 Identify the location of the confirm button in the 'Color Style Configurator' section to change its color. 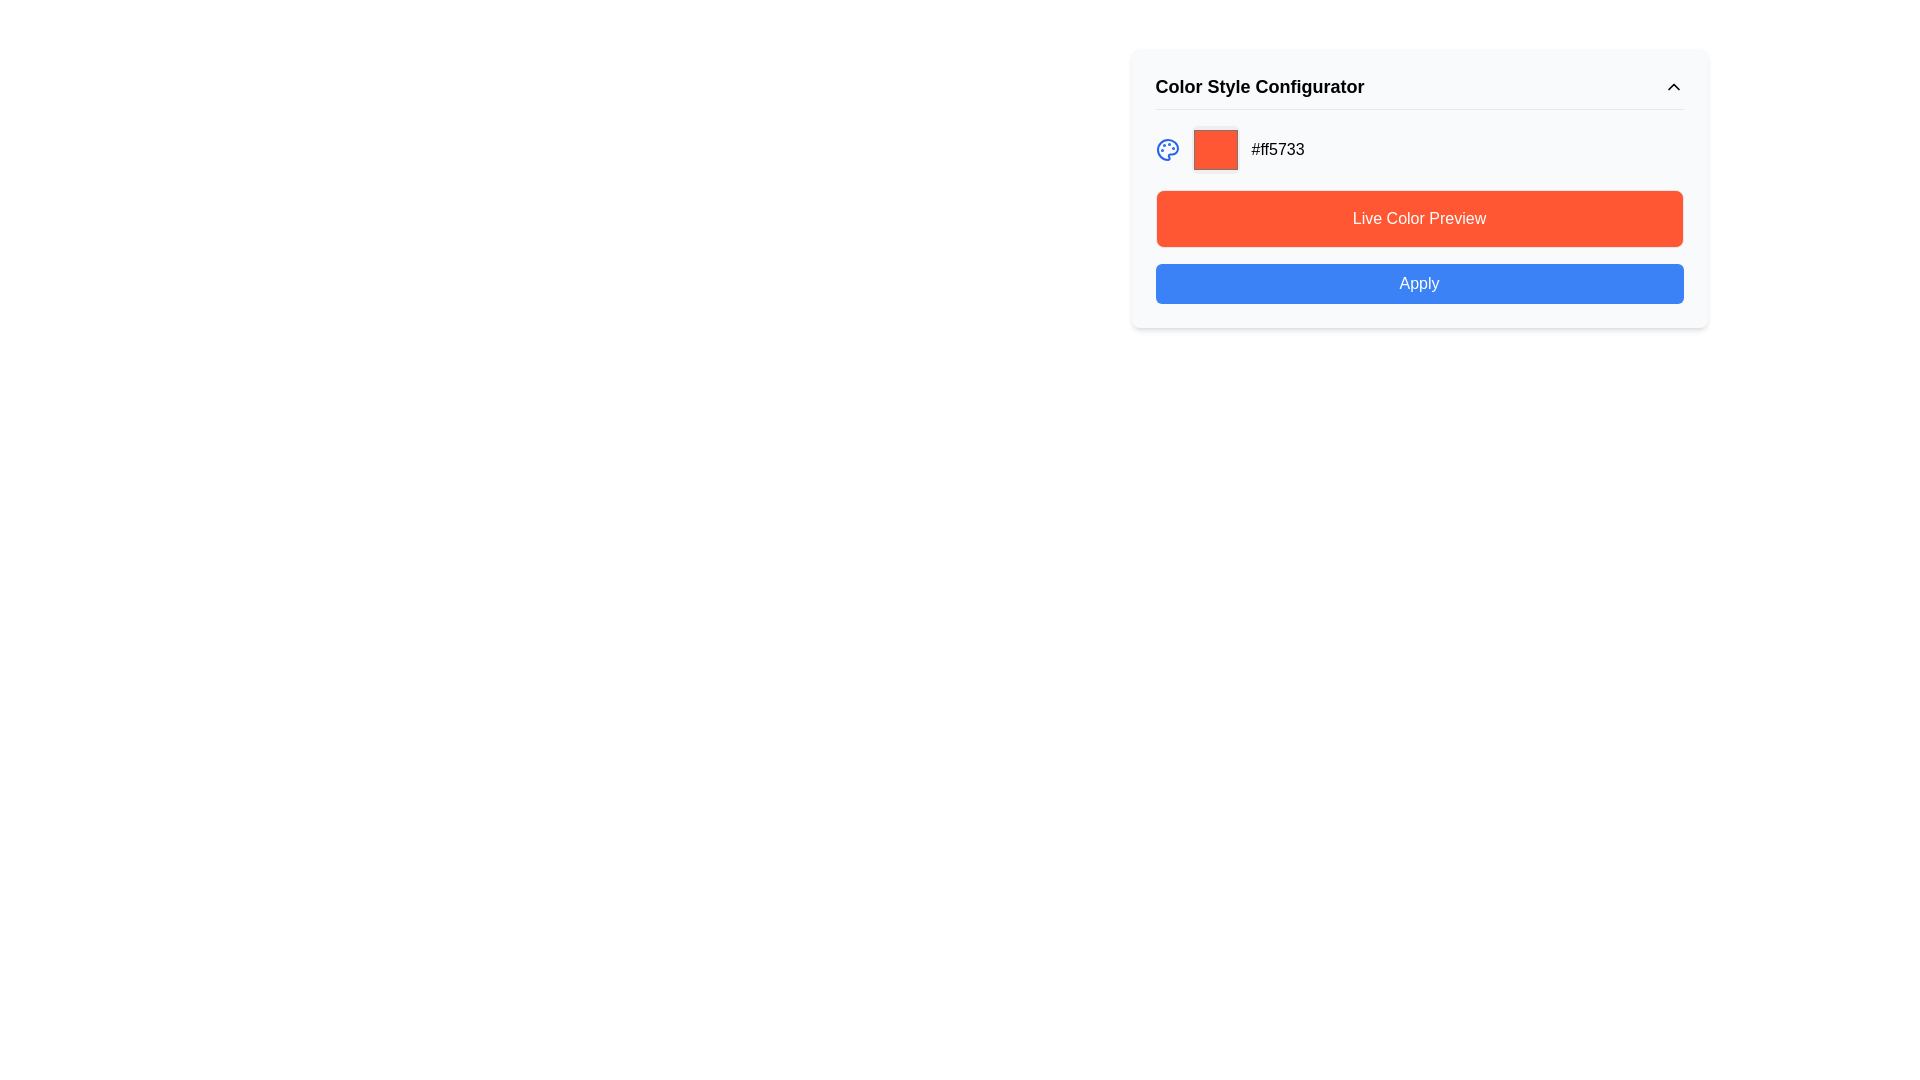
(1418, 284).